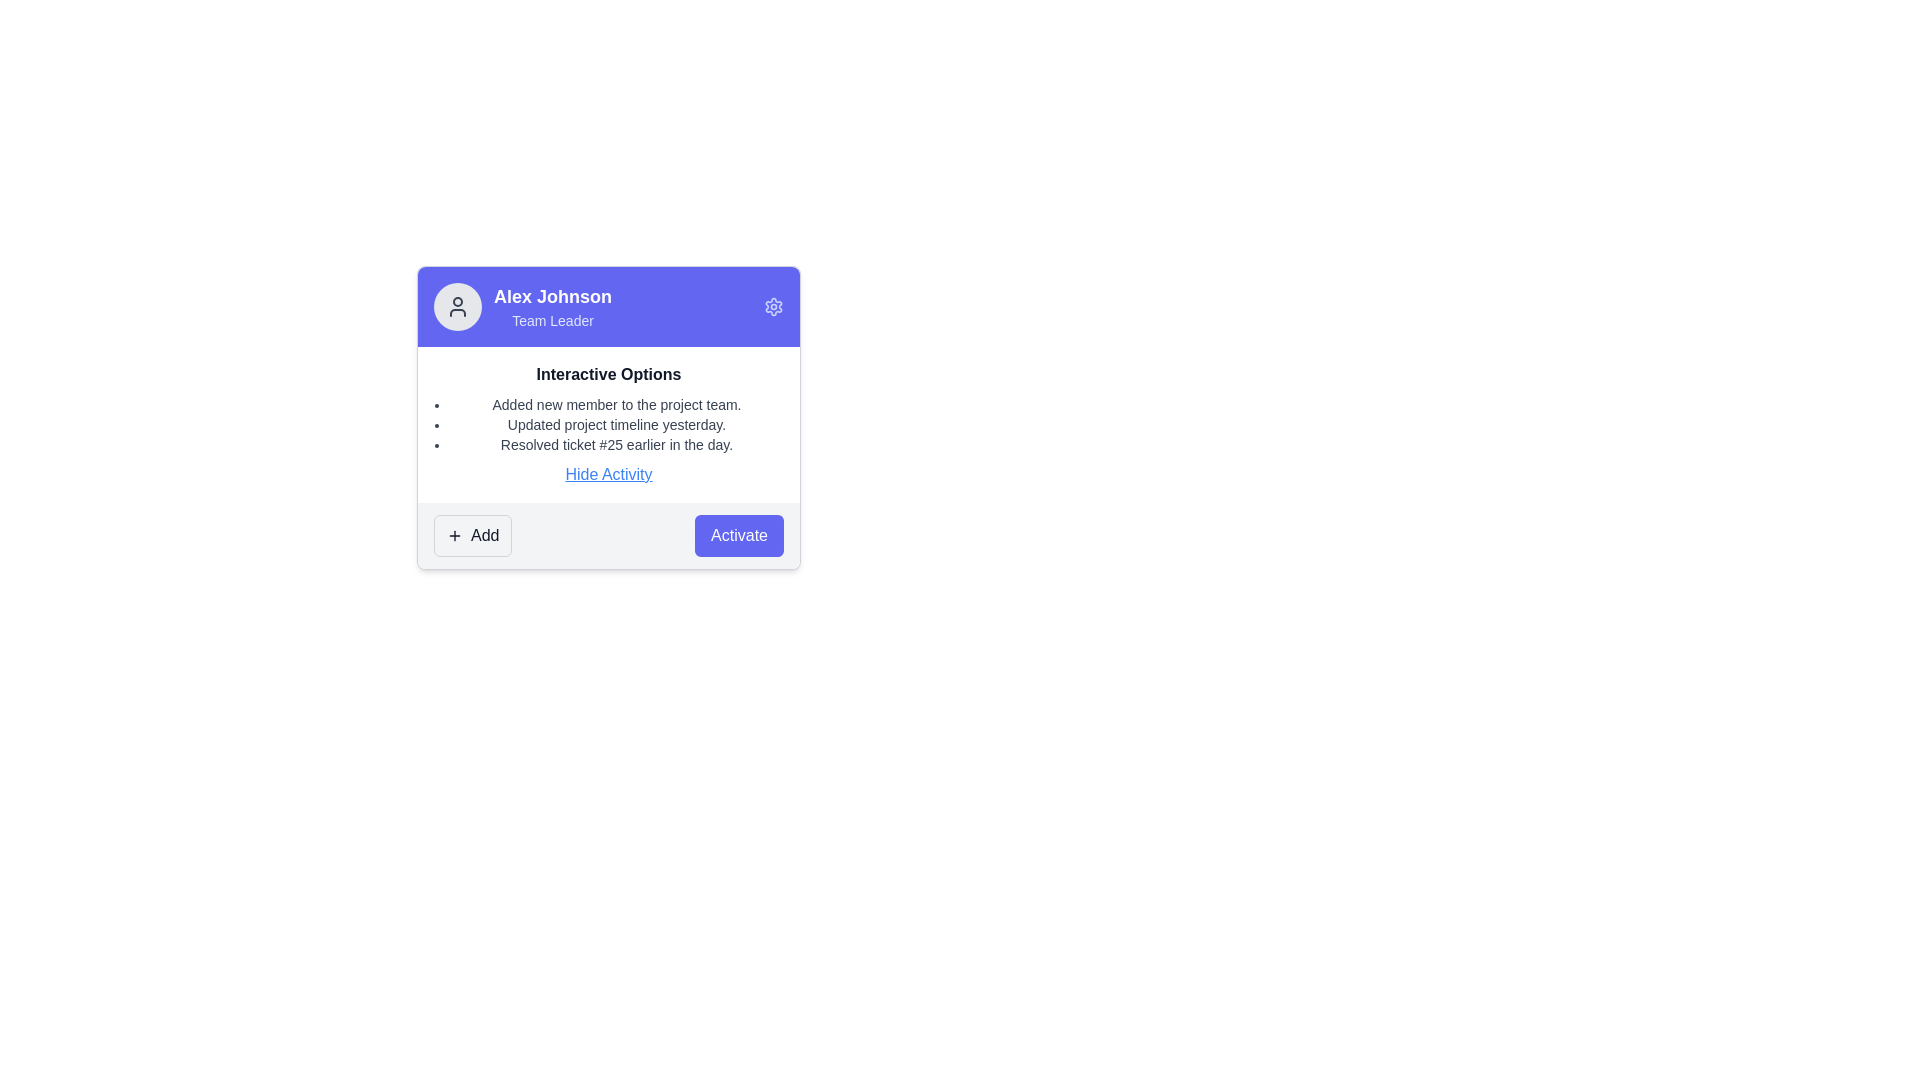 The width and height of the screenshot is (1920, 1080). What do you see at coordinates (456, 307) in the screenshot?
I see `the user icon SVG element, which is a simplified avatar located in the upper-left corner of the purple header bar of the profile card` at bounding box center [456, 307].